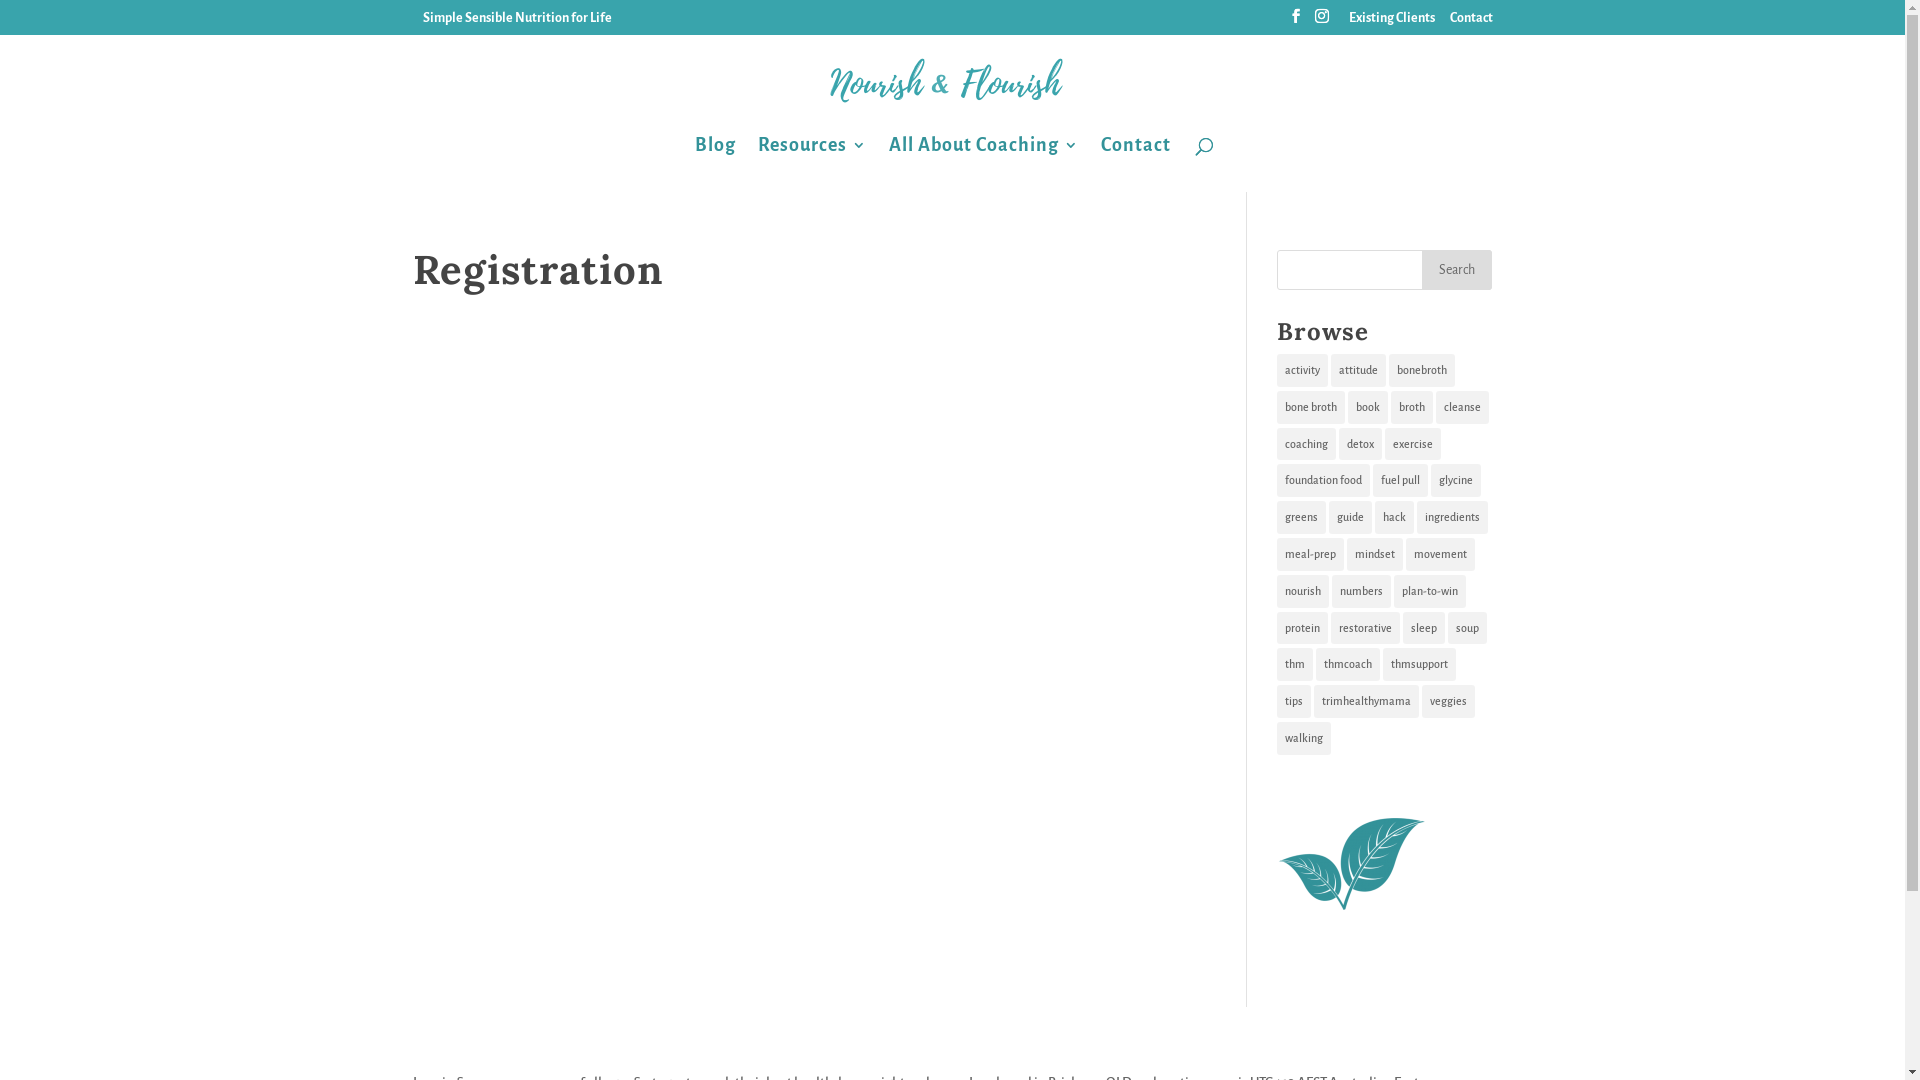  I want to click on 'coaching', so click(1306, 443).